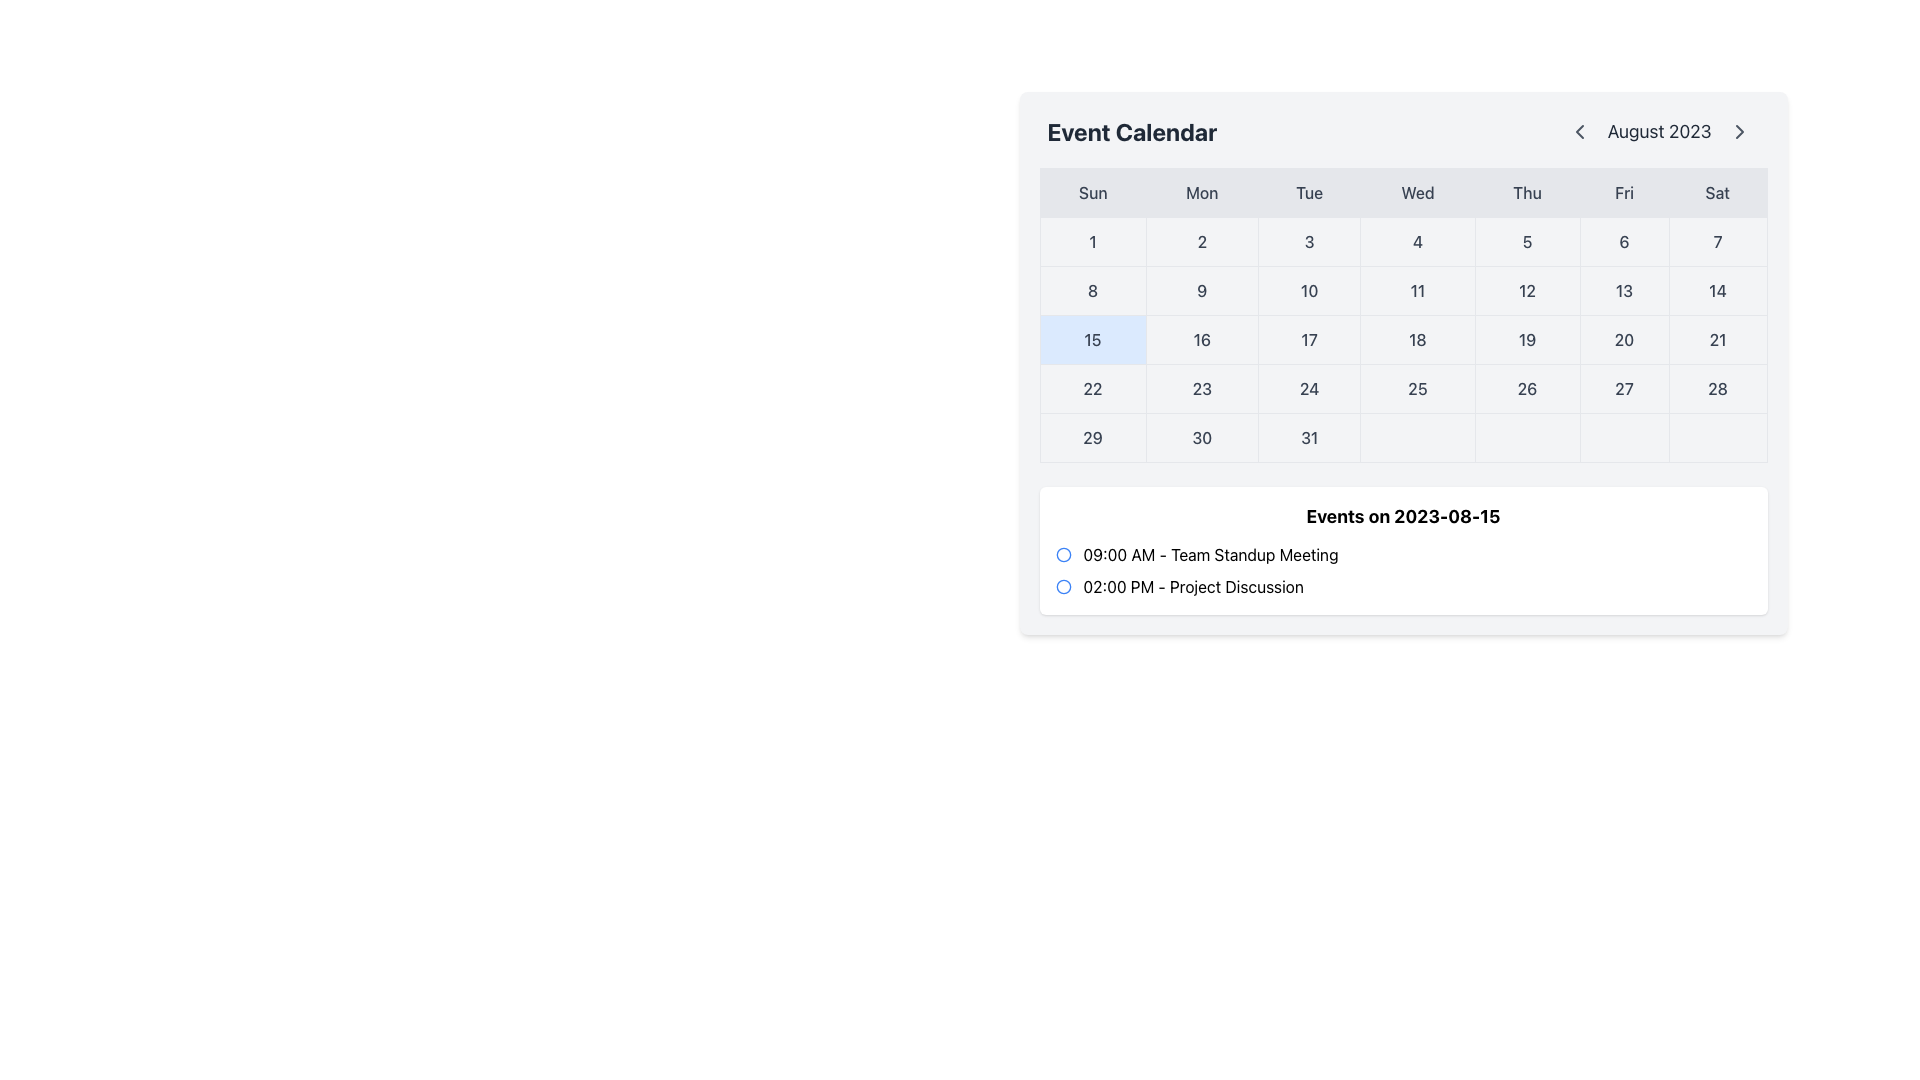 The width and height of the screenshot is (1920, 1080). I want to click on the button-like calendar cell displaying the text '12', located under the 'Thu' column in the monthly calendar grid, so click(1526, 290).